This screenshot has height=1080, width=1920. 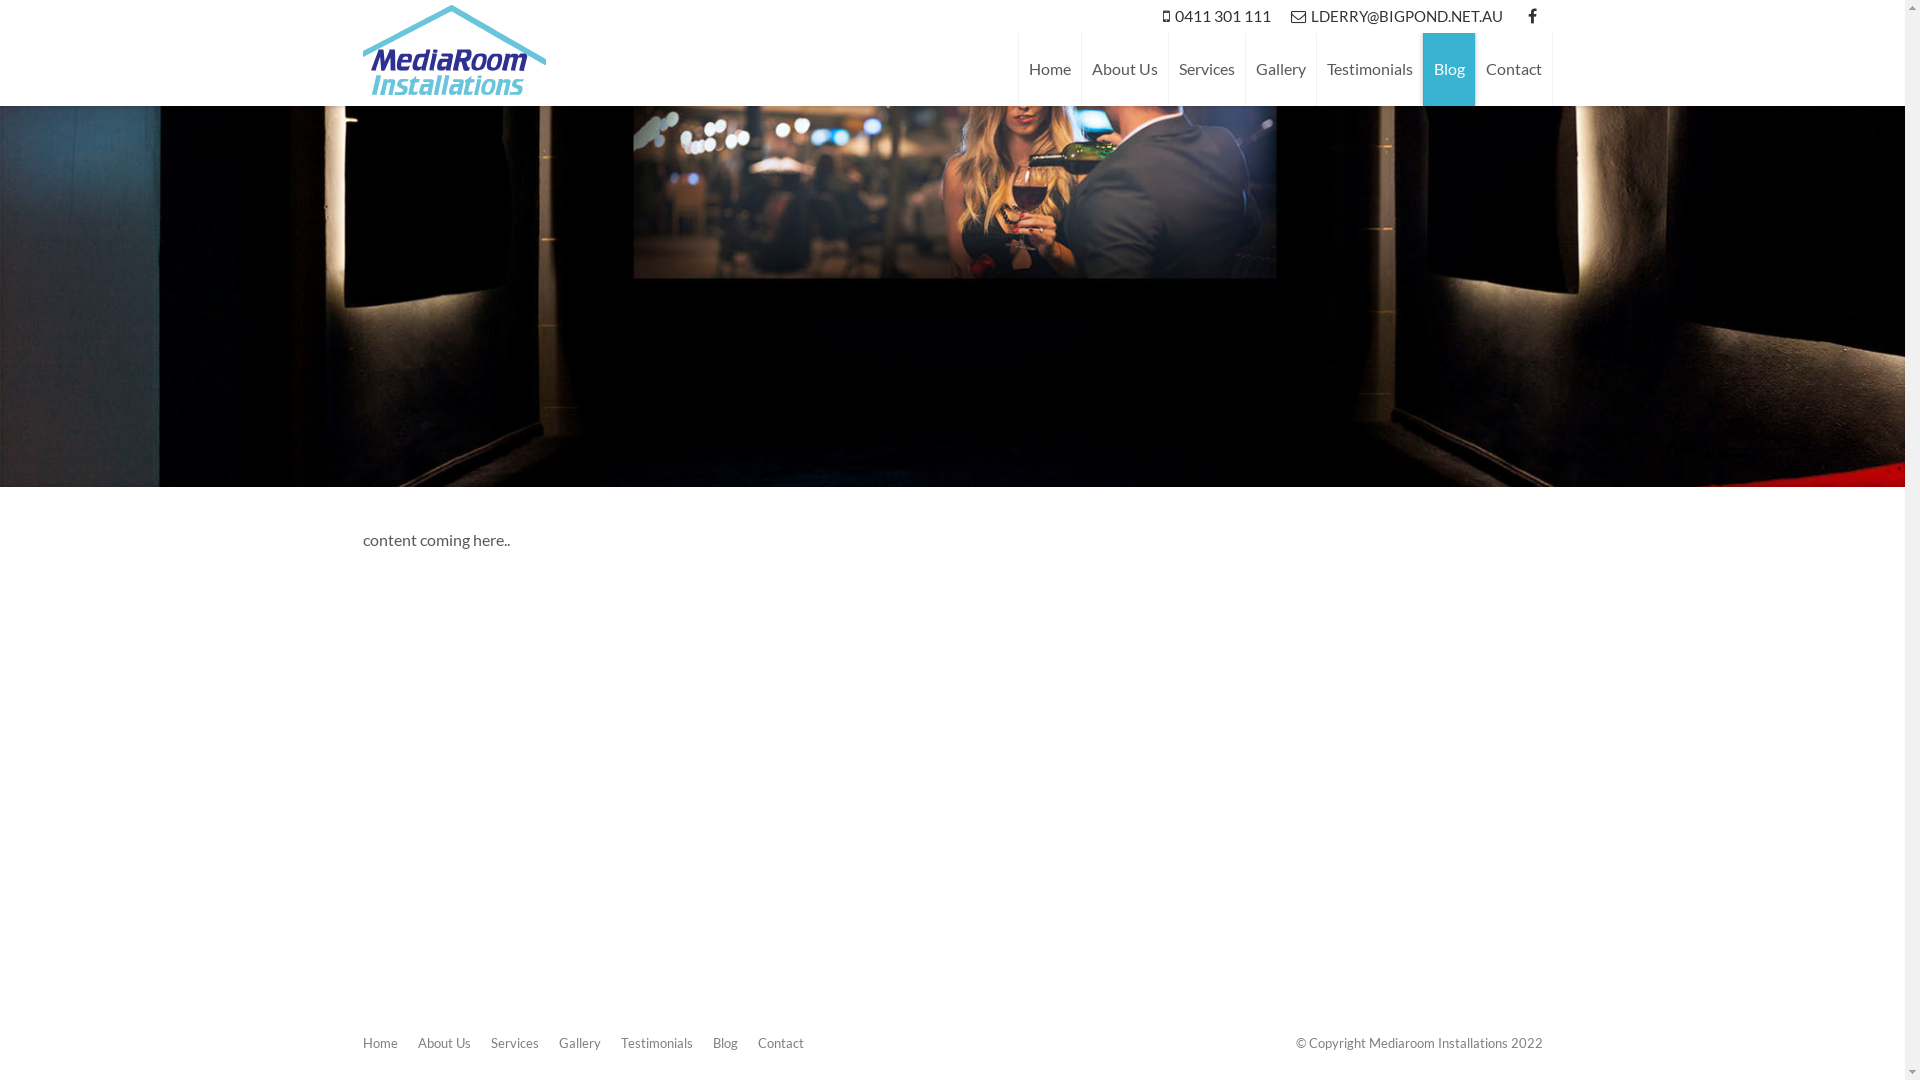 What do you see at coordinates (1278, 68) in the screenshot?
I see `'Gallery'` at bounding box center [1278, 68].